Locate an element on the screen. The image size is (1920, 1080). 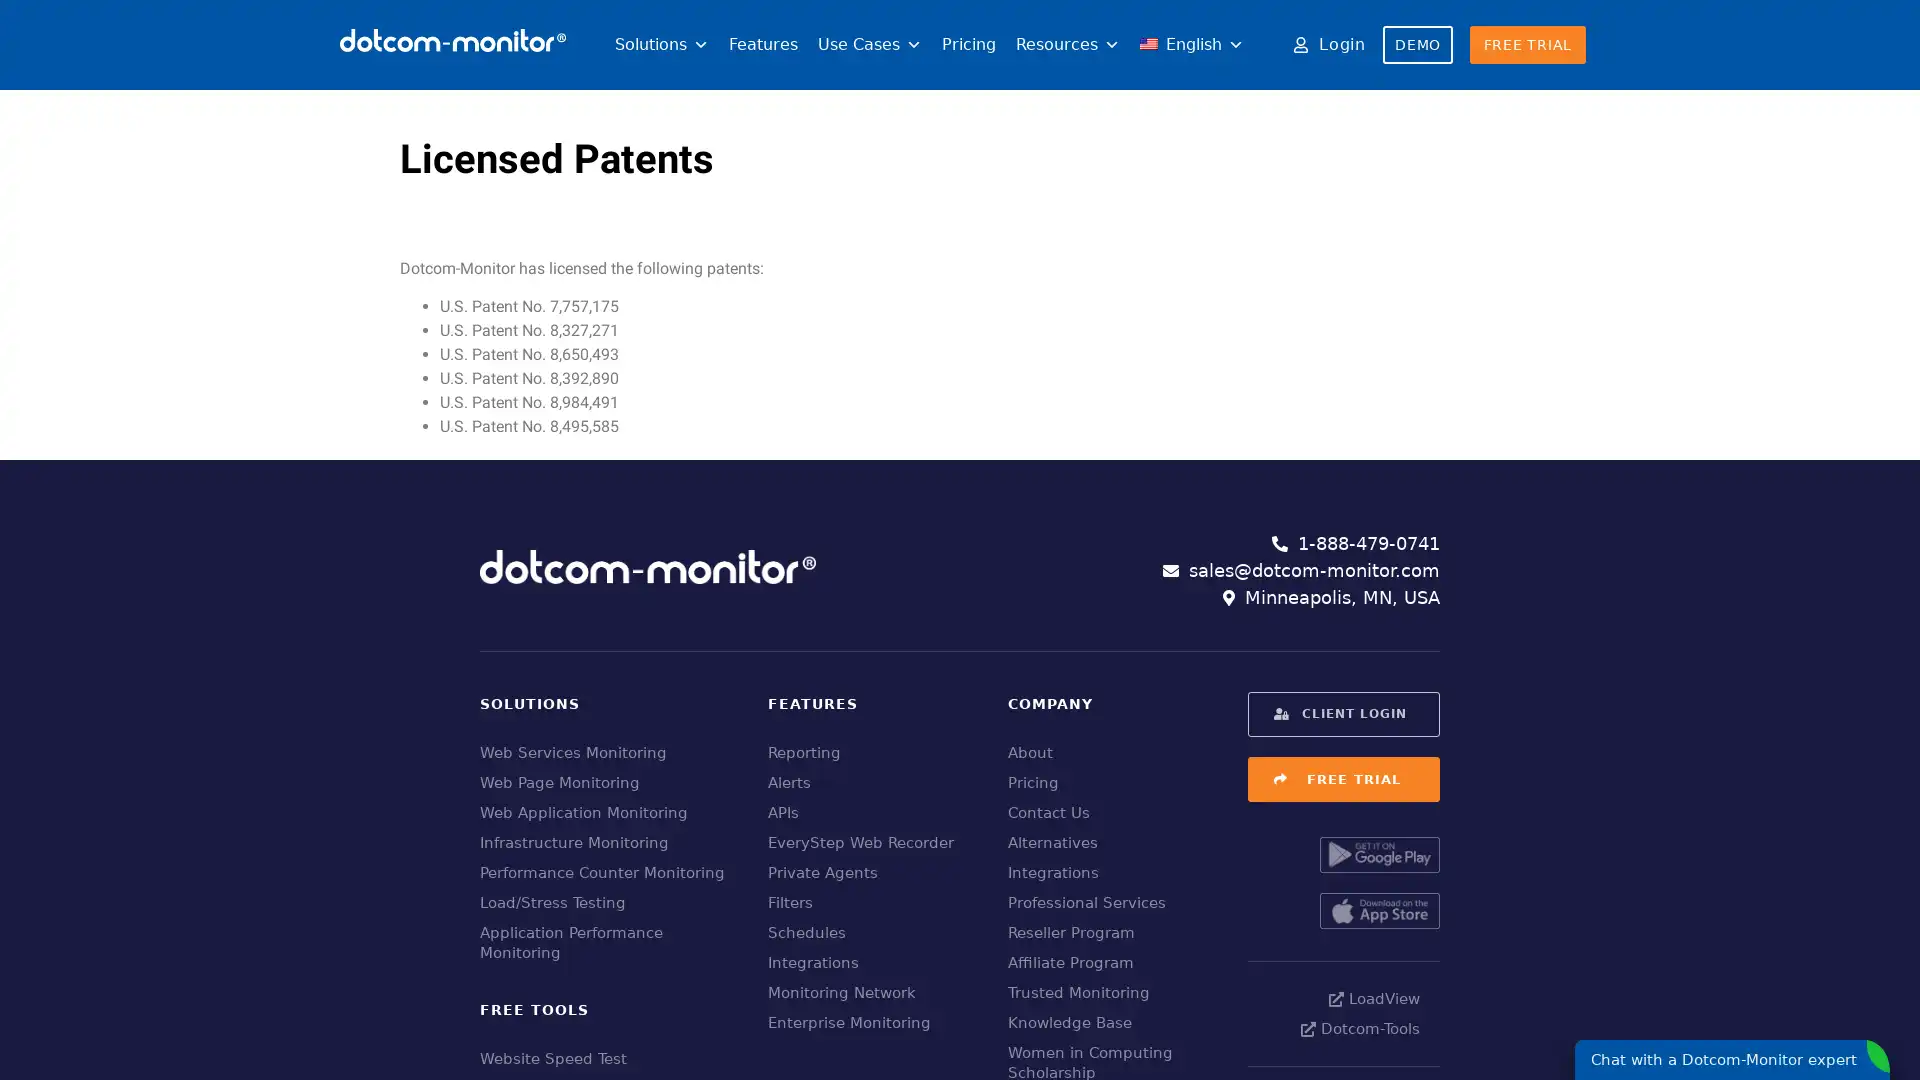
DEMO is located at coordinates (1416, 45).